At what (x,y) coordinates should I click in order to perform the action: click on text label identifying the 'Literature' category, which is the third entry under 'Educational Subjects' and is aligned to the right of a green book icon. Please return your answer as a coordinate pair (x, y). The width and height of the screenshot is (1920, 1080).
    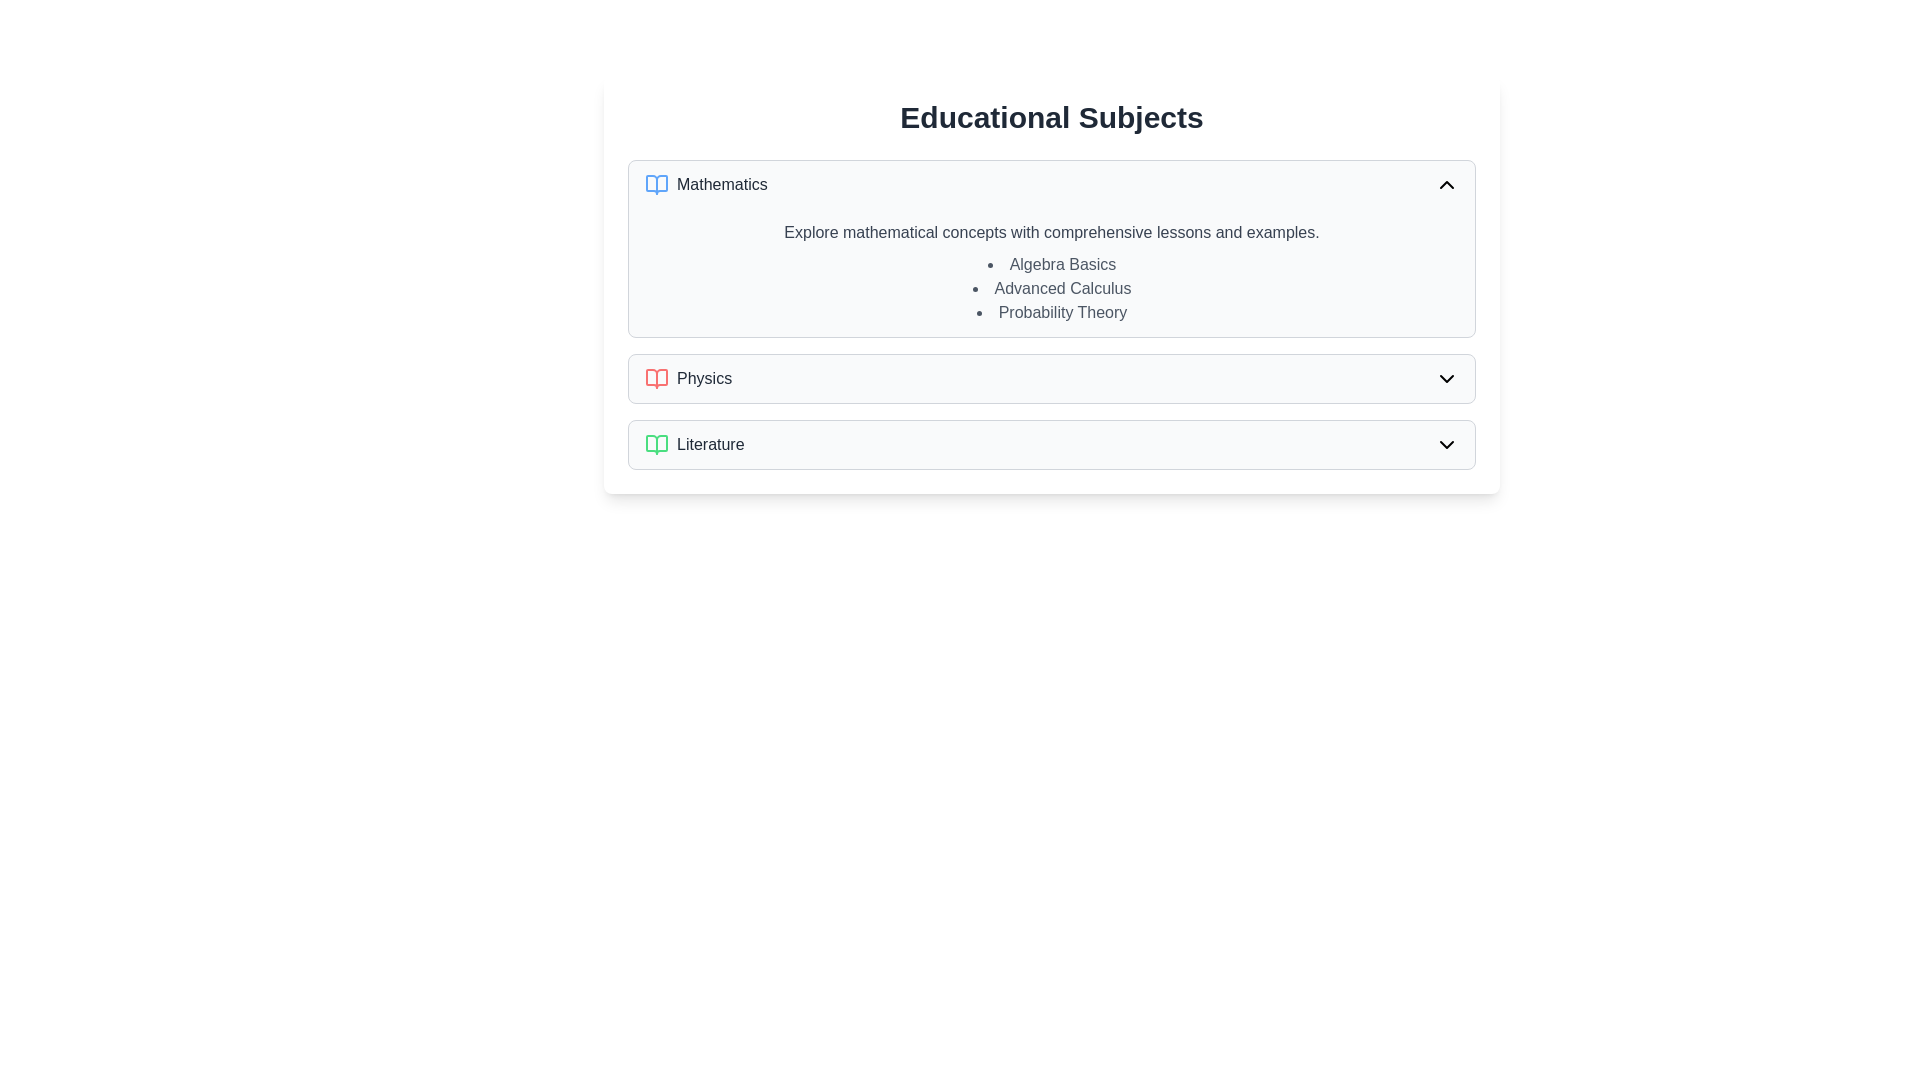
    Looking at the image, I should click on (710, 443).